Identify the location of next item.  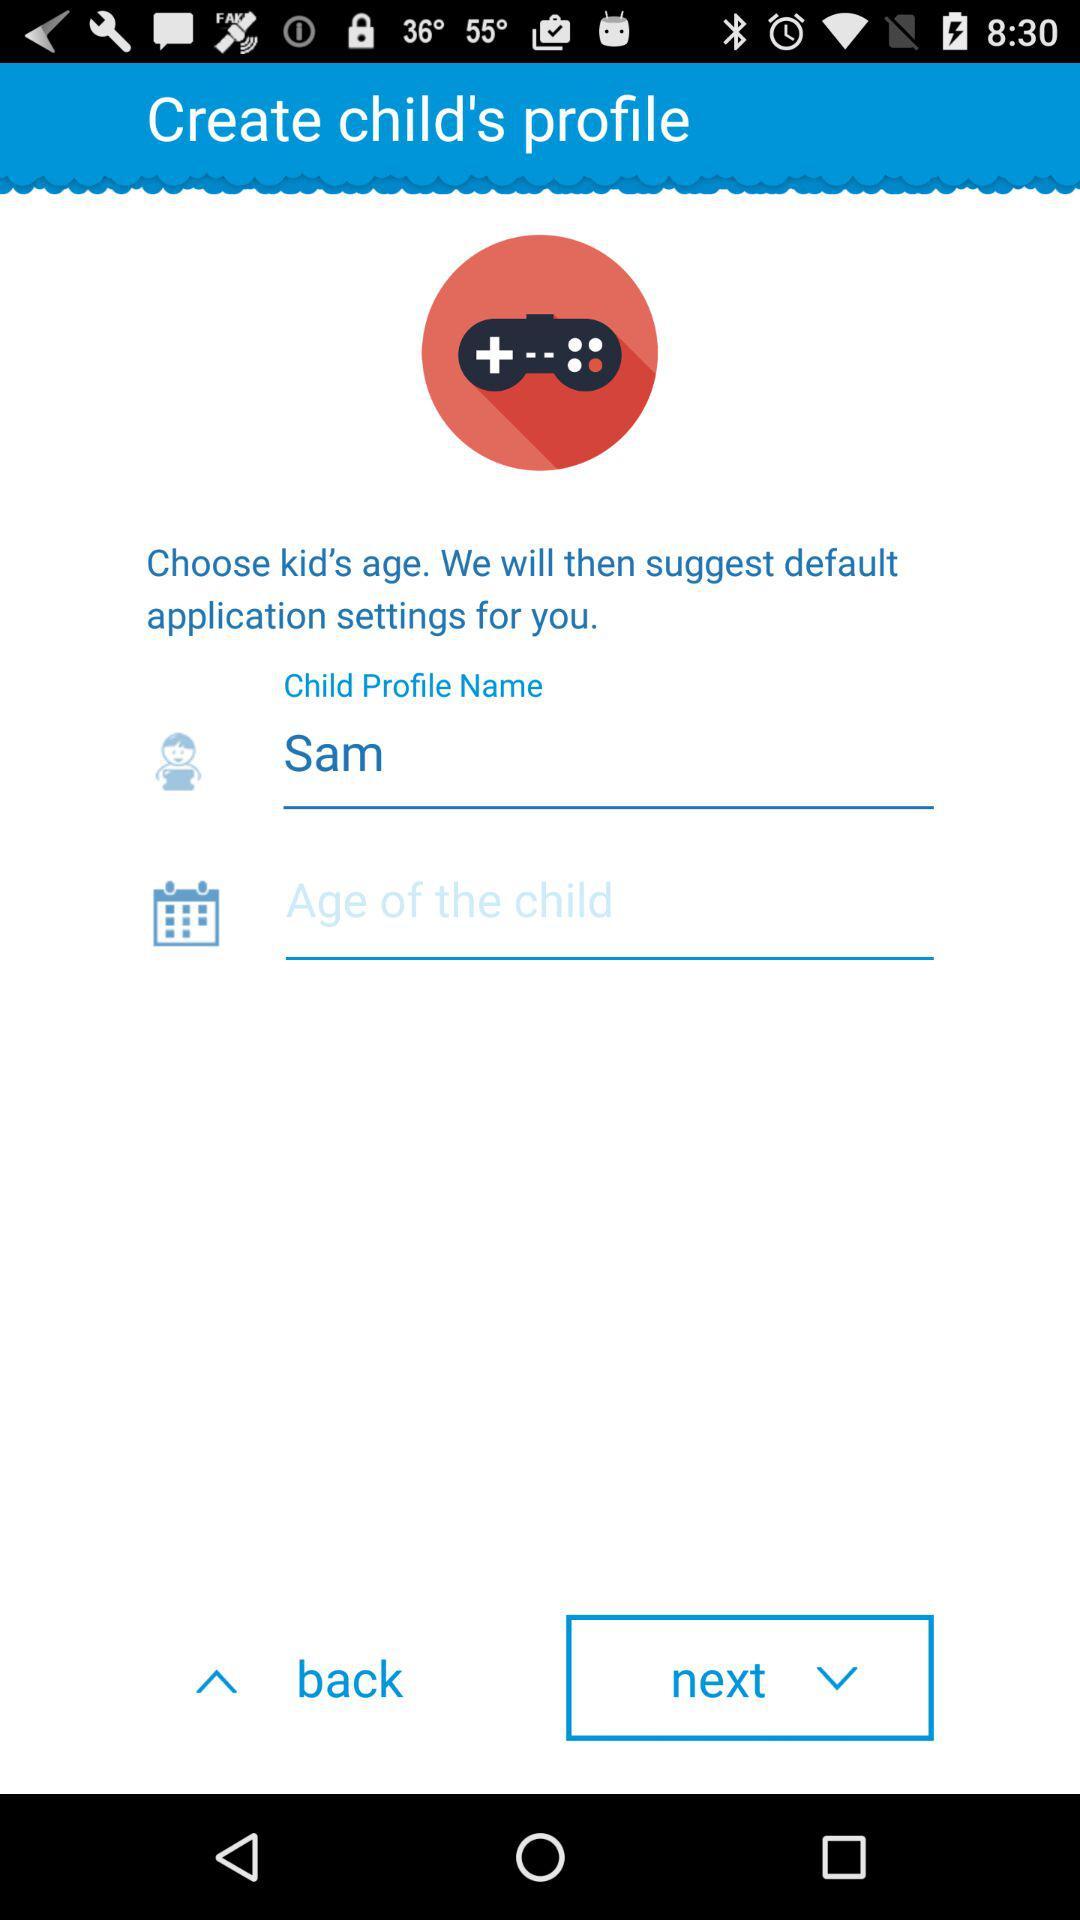
(749, 1677).